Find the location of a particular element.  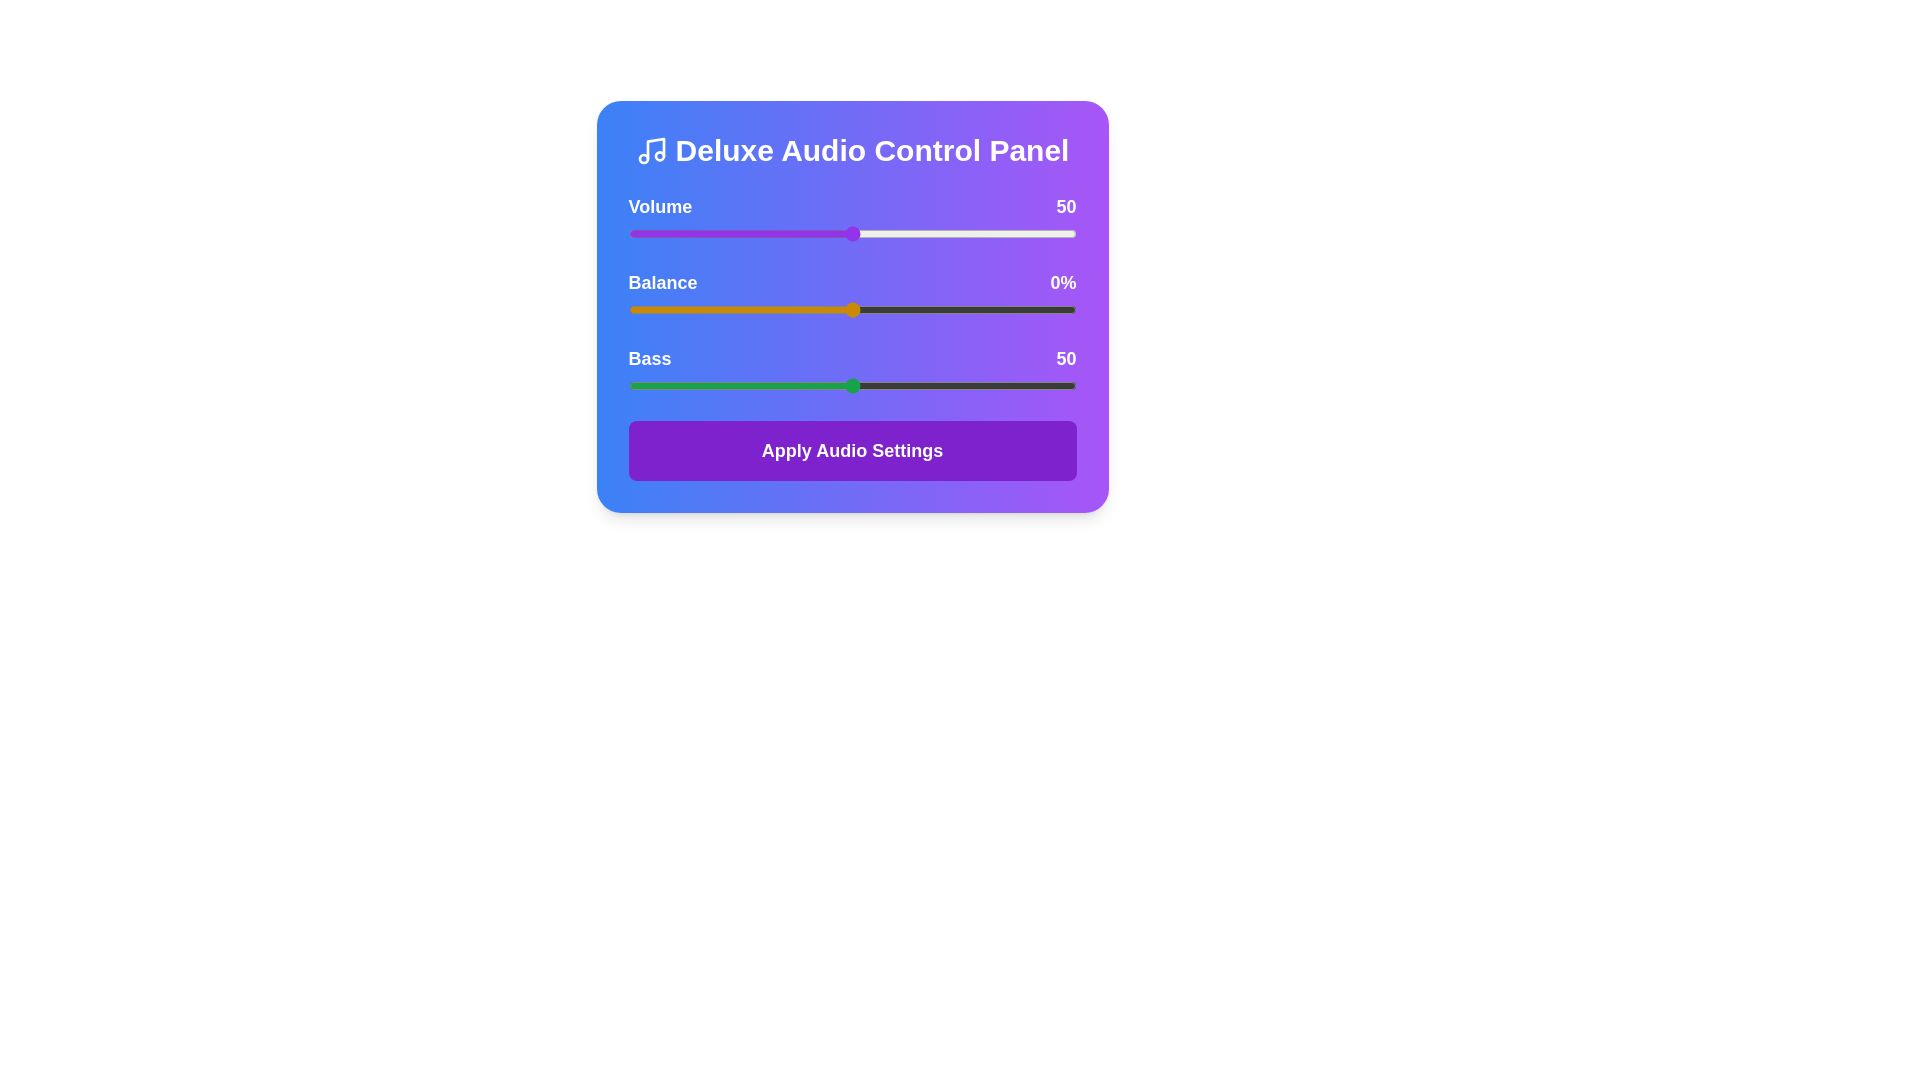

bass level is located at coordinates (775, 385).